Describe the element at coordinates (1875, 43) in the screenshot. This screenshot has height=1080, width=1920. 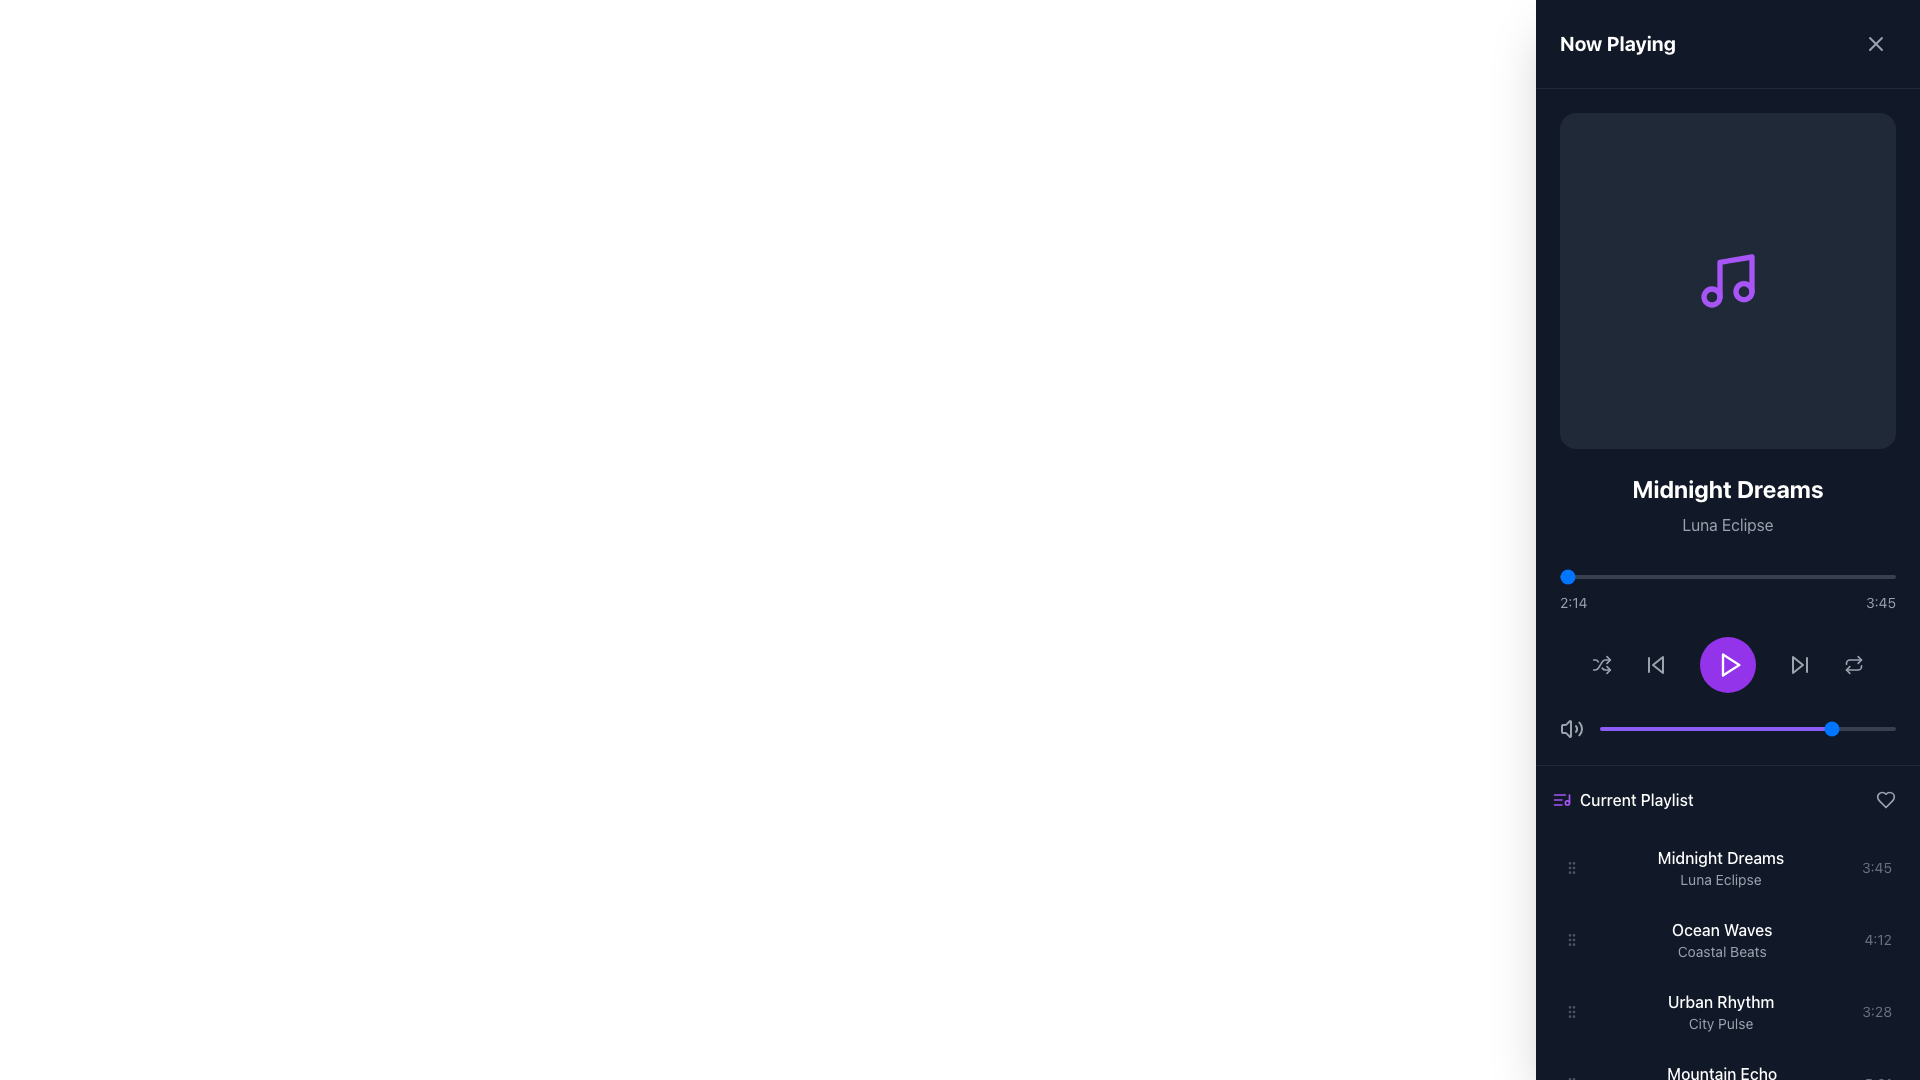
I see `the close button located at the top-right corner of the 'Now Playing' section to observe its hover state` at that location.